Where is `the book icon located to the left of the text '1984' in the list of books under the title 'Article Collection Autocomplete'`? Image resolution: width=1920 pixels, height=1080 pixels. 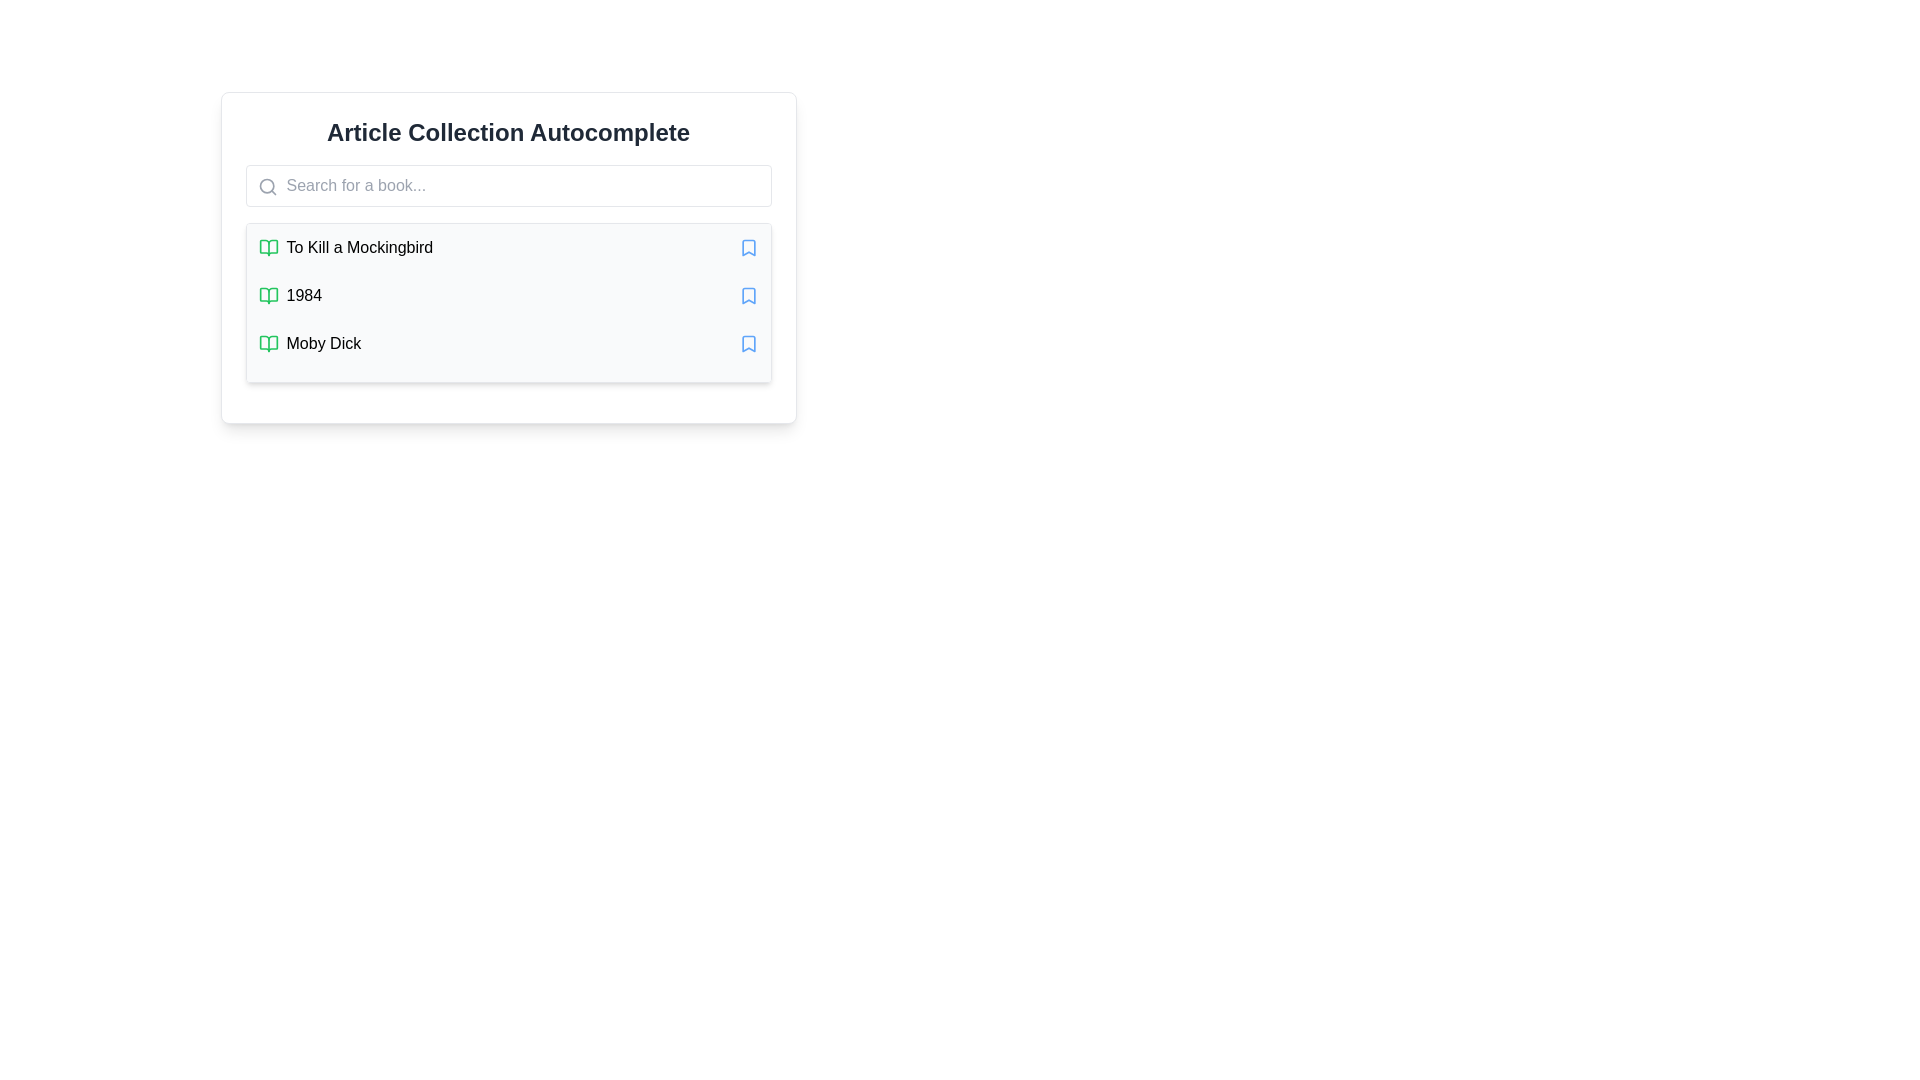
the book icon located to the left of the text '1984' in the list of books under the title 'Article Collection Autocomplete' is located at coordinates (267, 296).